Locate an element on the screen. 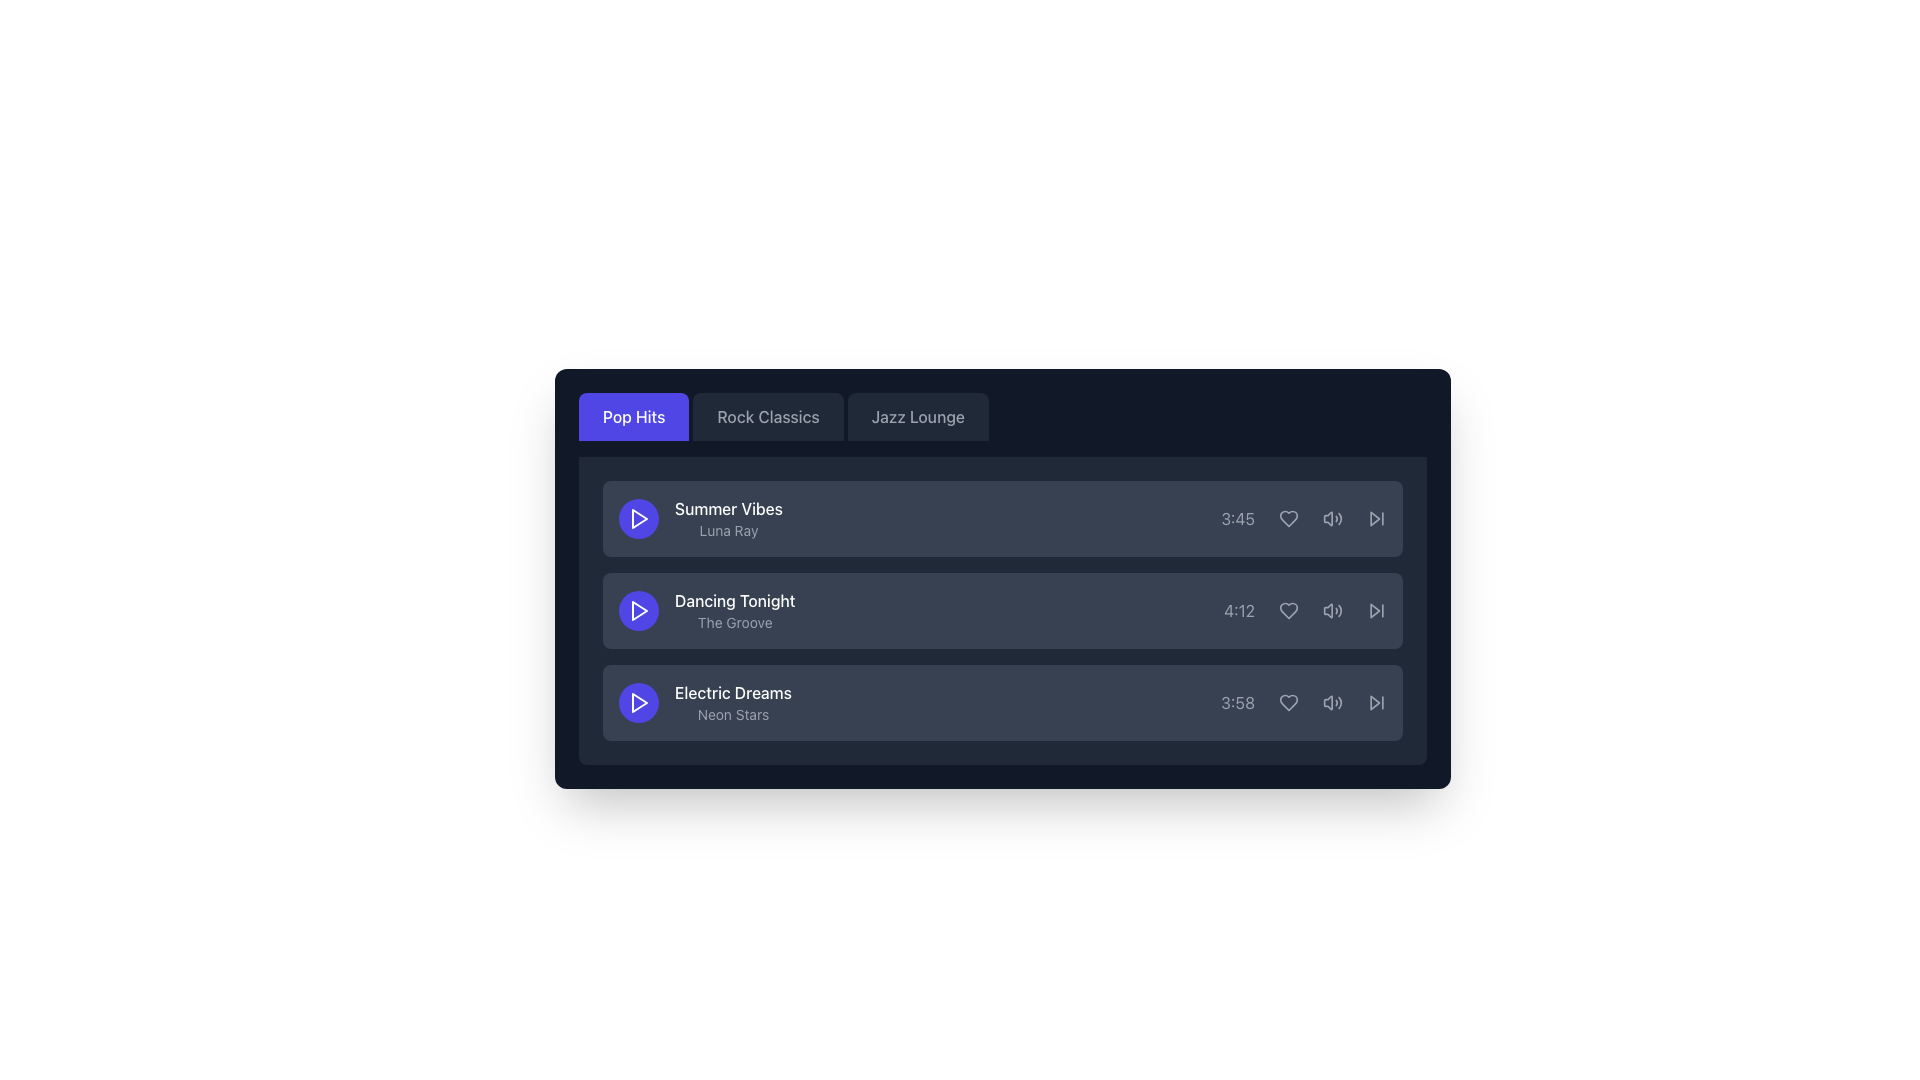 The image size is (1920, 1080). the duration display of the audio track 'Dancing Tonight', which is located in the second row of the playlist, adjacent to the volume and skip-forward icons is located at coordinates (1238, 609).